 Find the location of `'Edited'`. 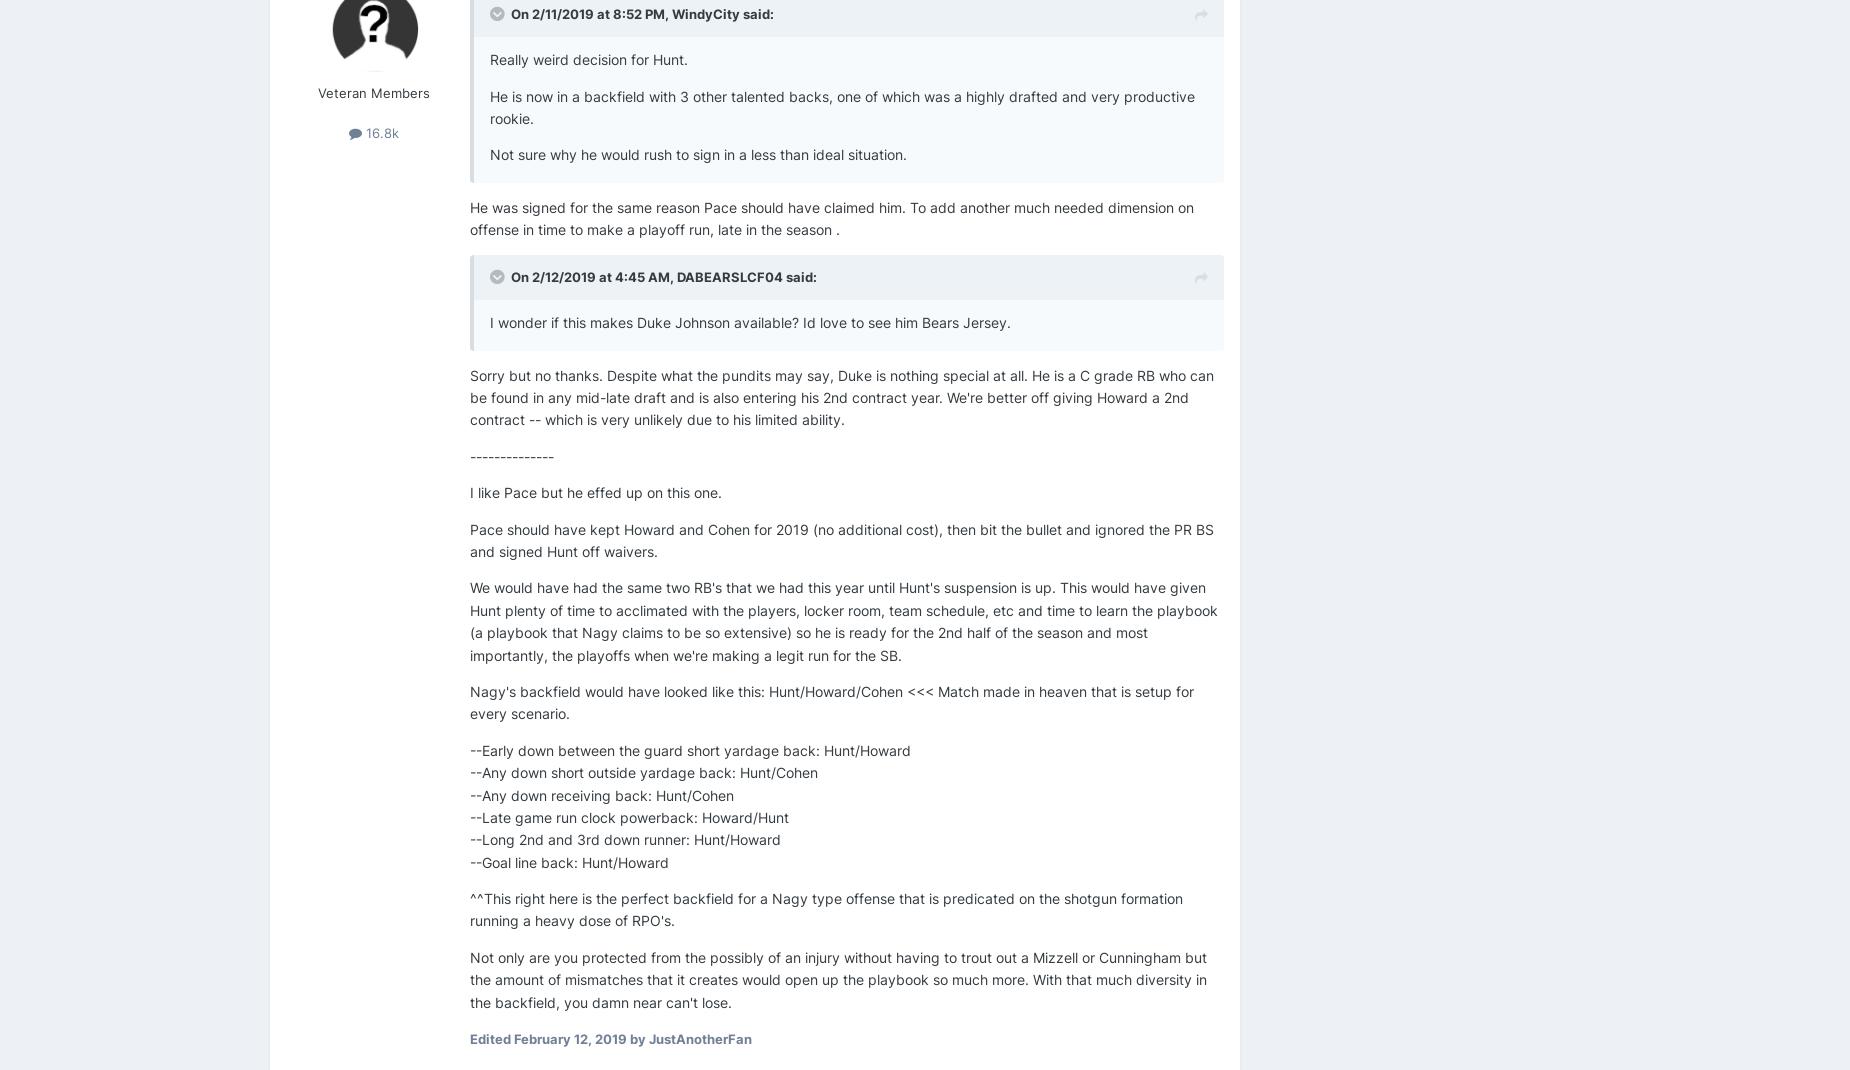

'Edited' is located at coordinates (491, 1038).